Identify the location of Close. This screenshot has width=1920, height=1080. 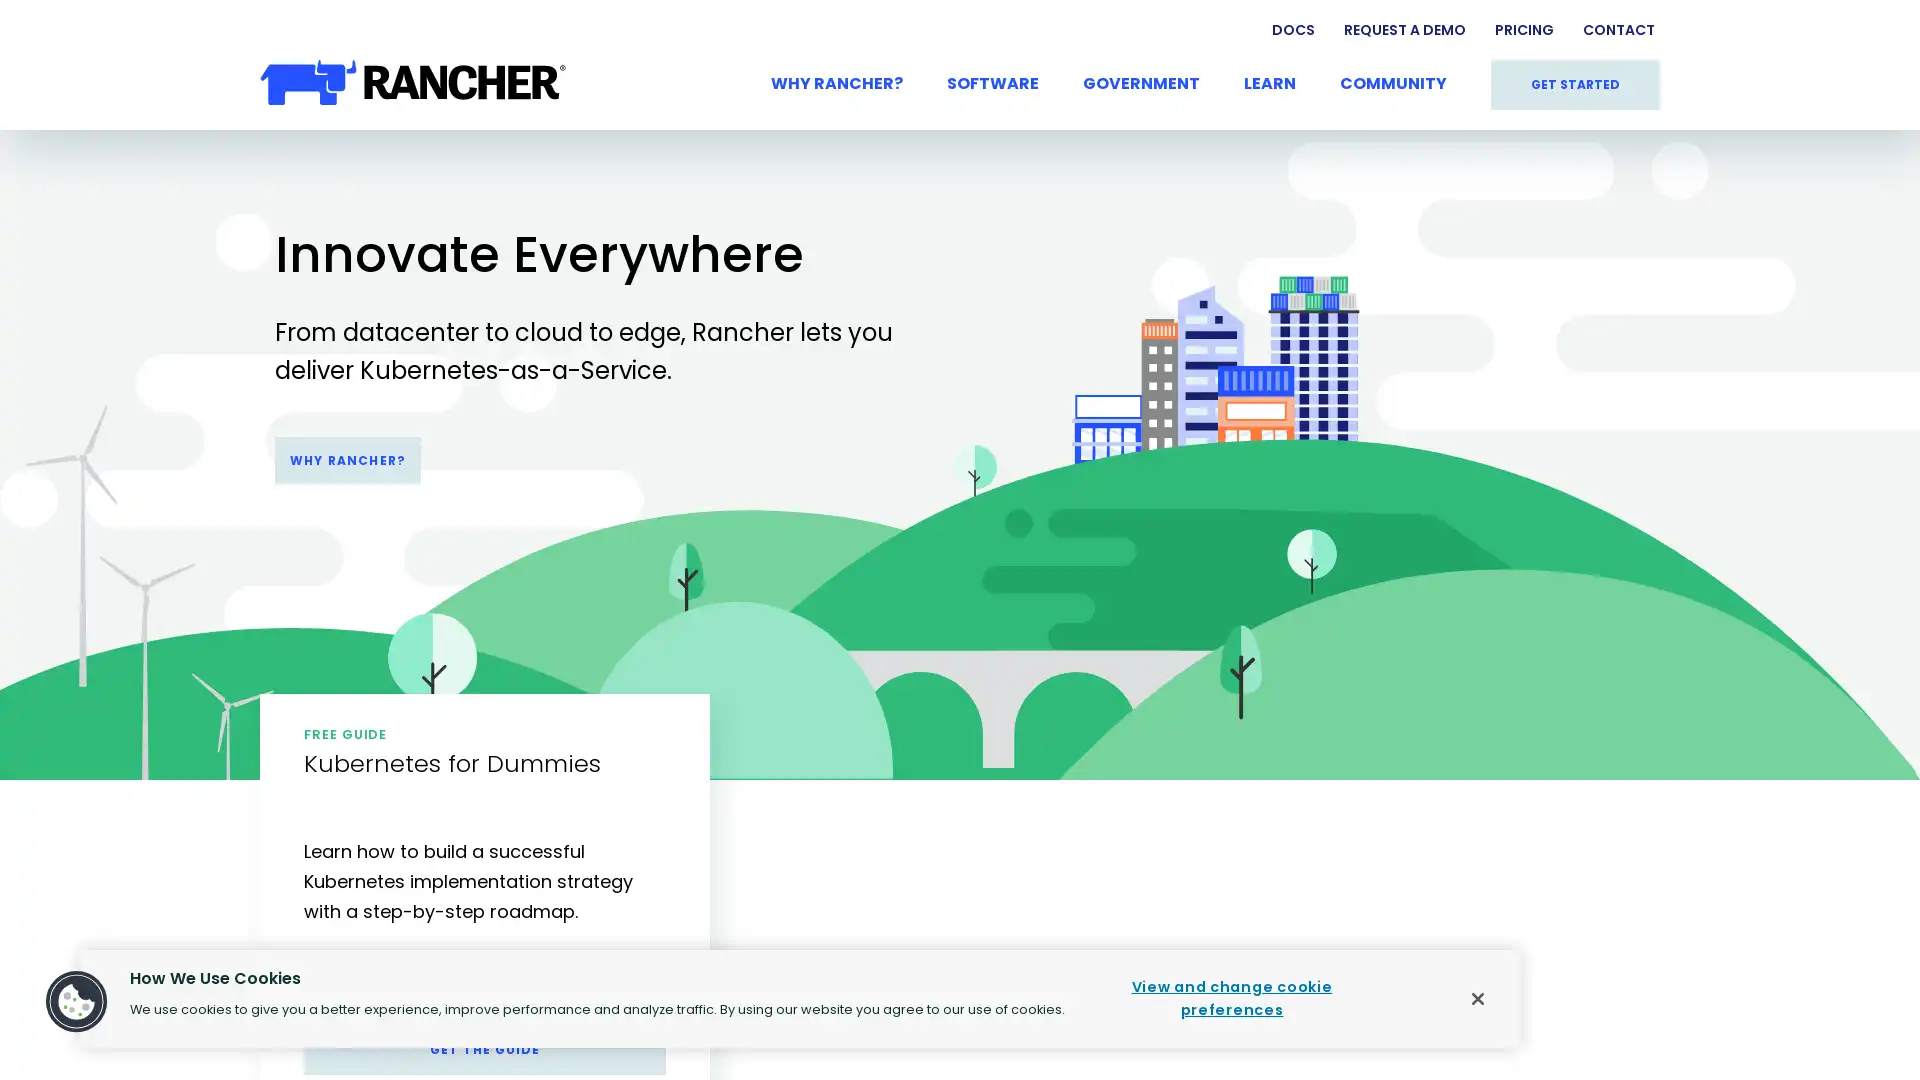
(1478, 998).